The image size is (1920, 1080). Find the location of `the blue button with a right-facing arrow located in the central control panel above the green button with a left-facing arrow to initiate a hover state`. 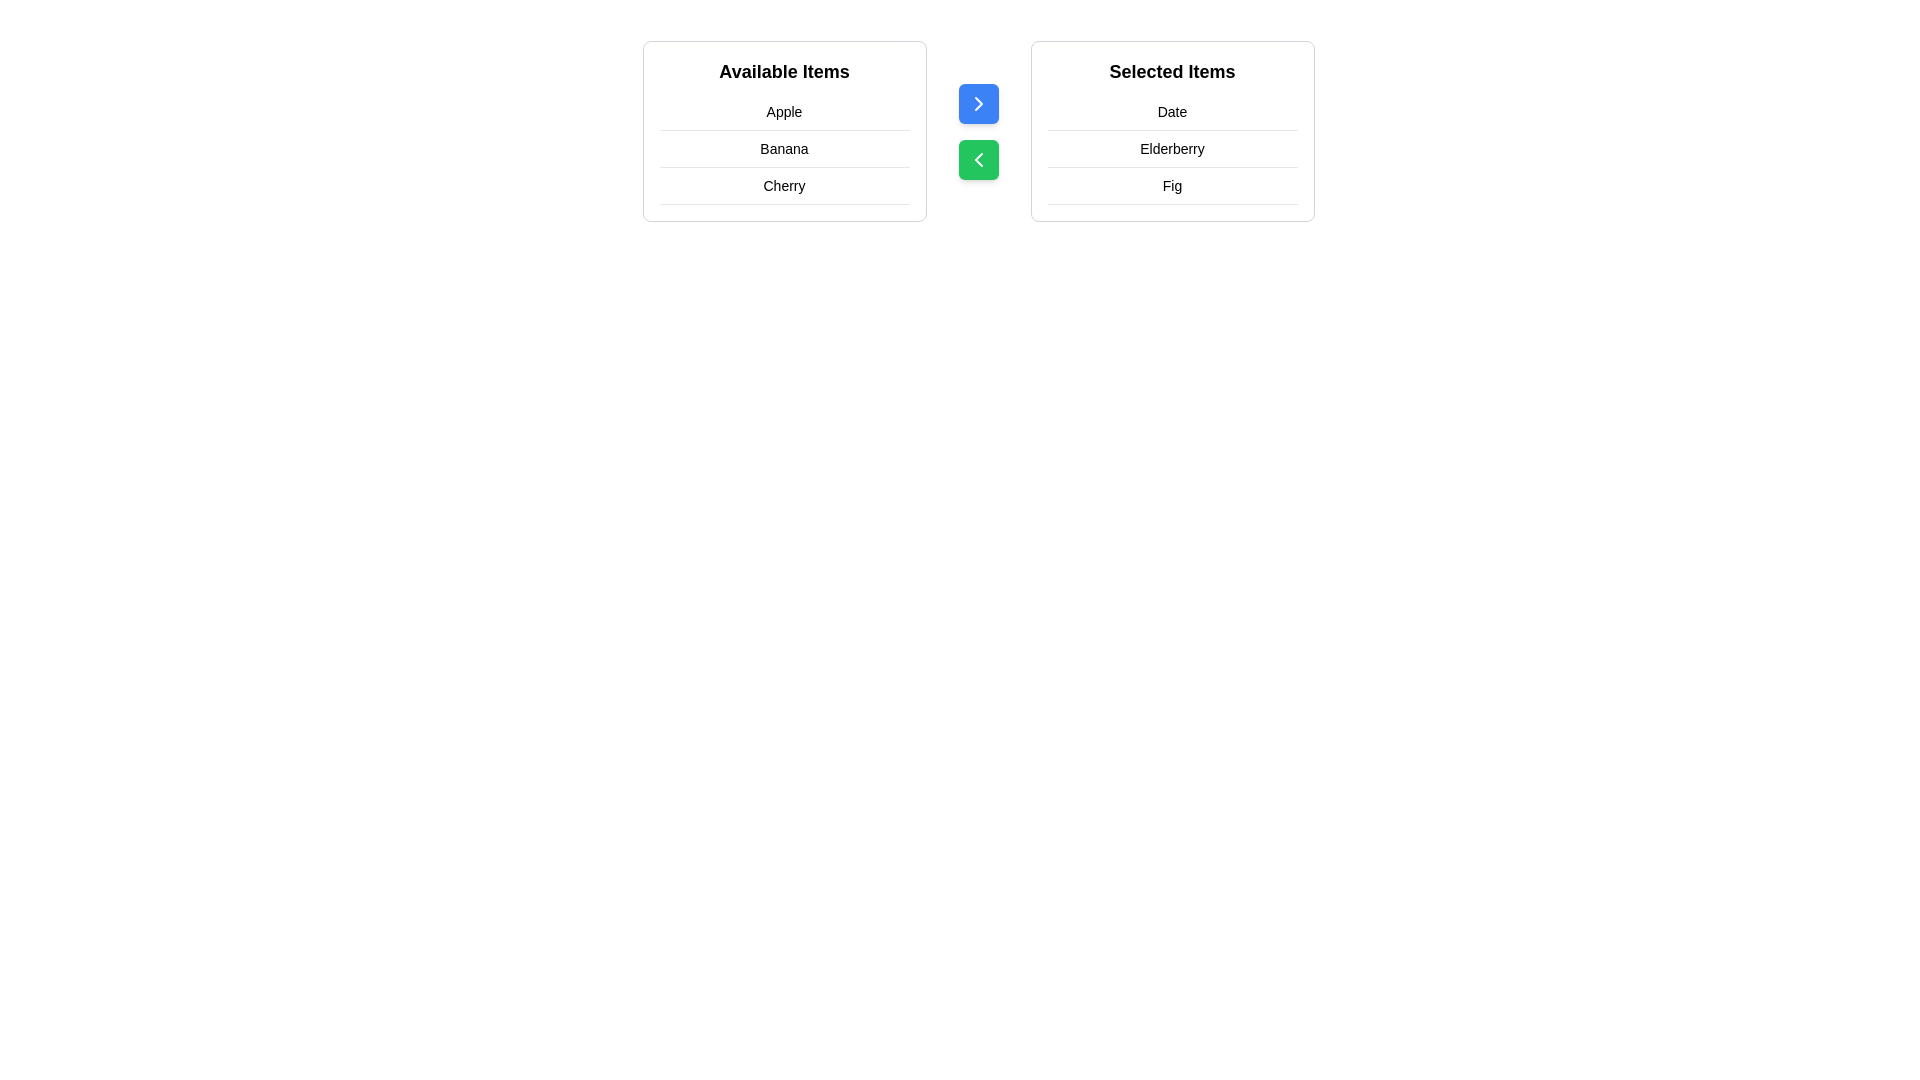

the blue button with a right-facing arrow located in the central control panel above the green button with a left-facing arrow to initiate a hover state is located at coordinates (978, 103).